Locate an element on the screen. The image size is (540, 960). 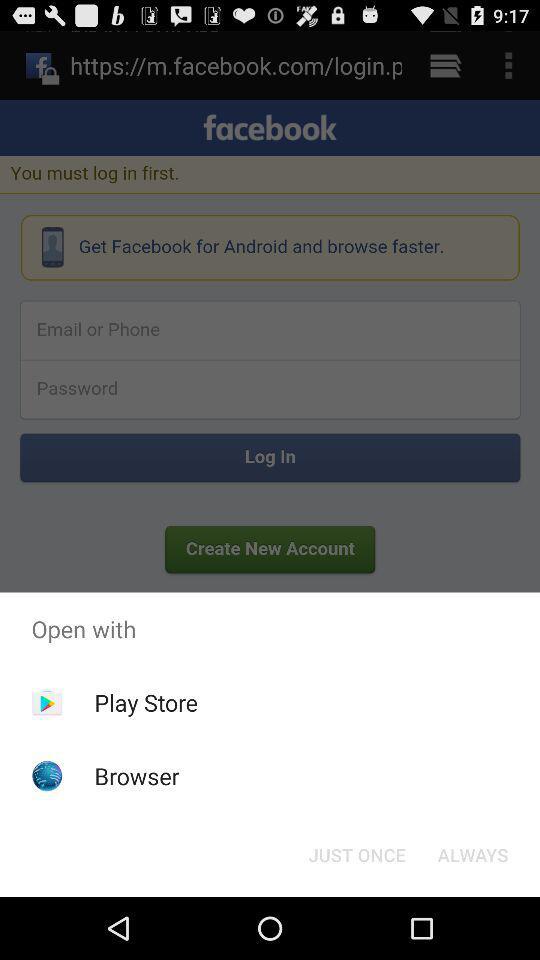
app below open with item is located at coordinates (472, 853).